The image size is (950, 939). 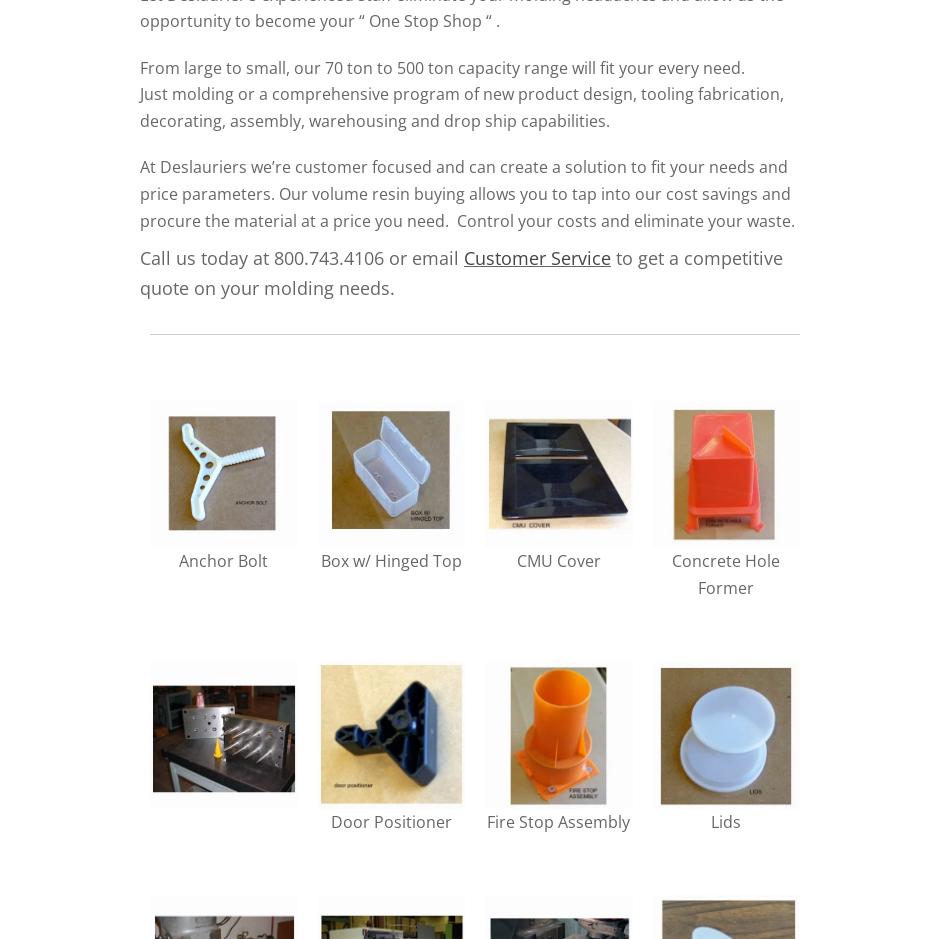 What do you see at coordinates (441, 66) in the screenshot?
I see `'From large to small, our 70 ton to 500 ton capacity range will fit your every need.'` at bounding box center [441, 66].